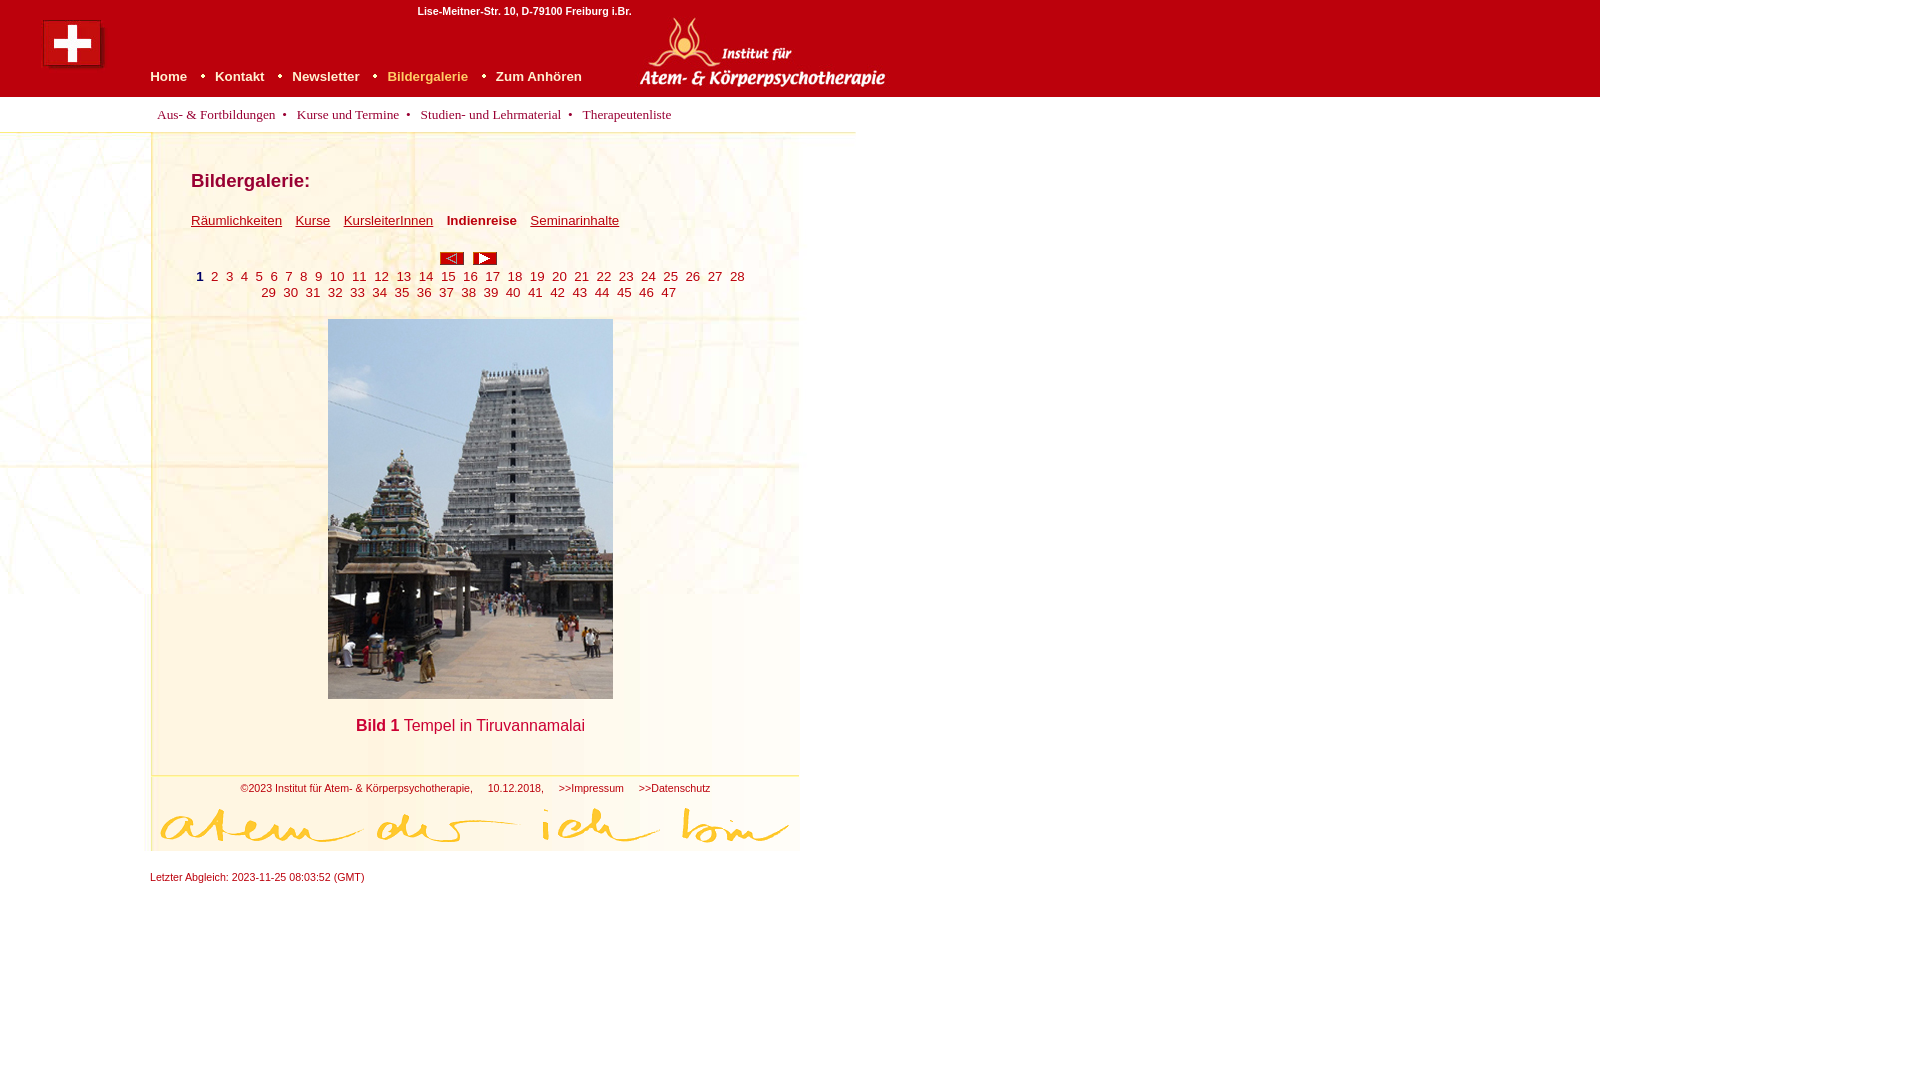  I want to click on '27', so click(715, 276).